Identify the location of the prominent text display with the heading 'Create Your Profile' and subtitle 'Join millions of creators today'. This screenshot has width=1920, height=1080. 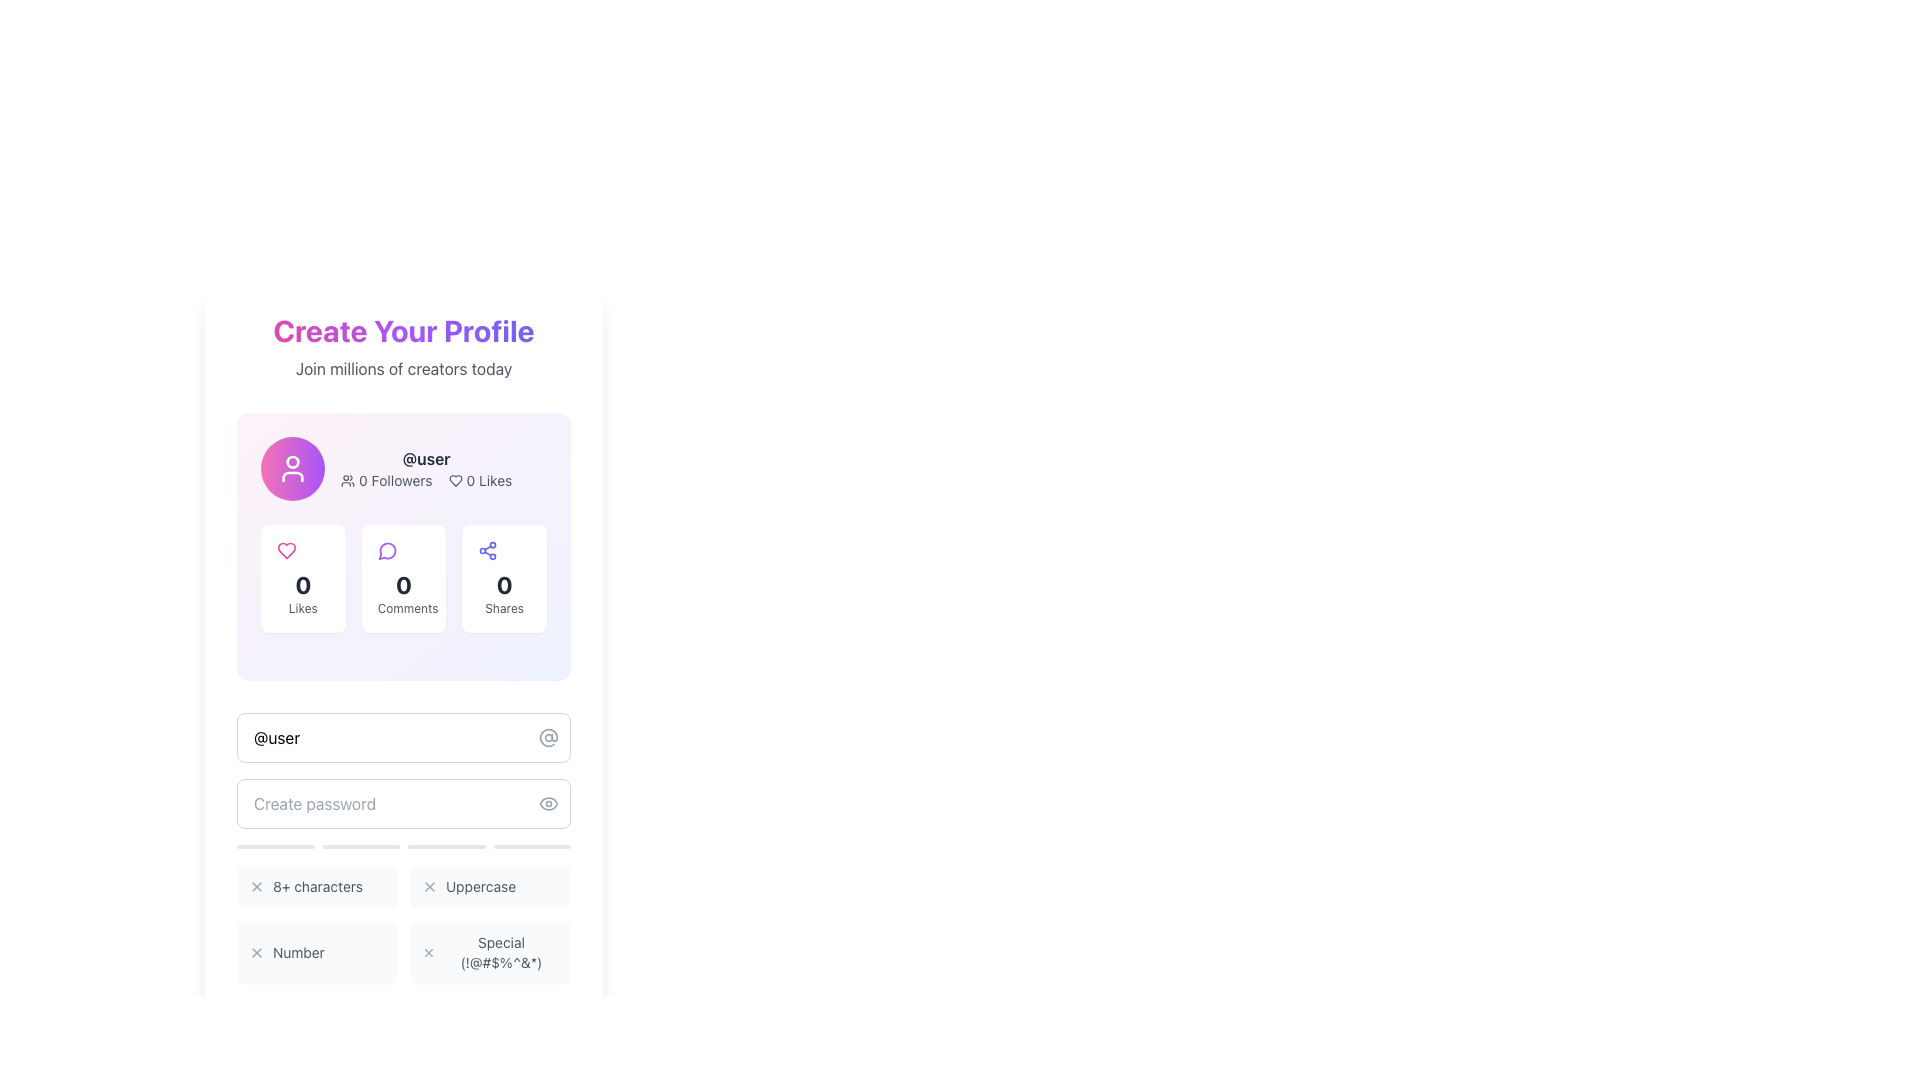
(402, 346).